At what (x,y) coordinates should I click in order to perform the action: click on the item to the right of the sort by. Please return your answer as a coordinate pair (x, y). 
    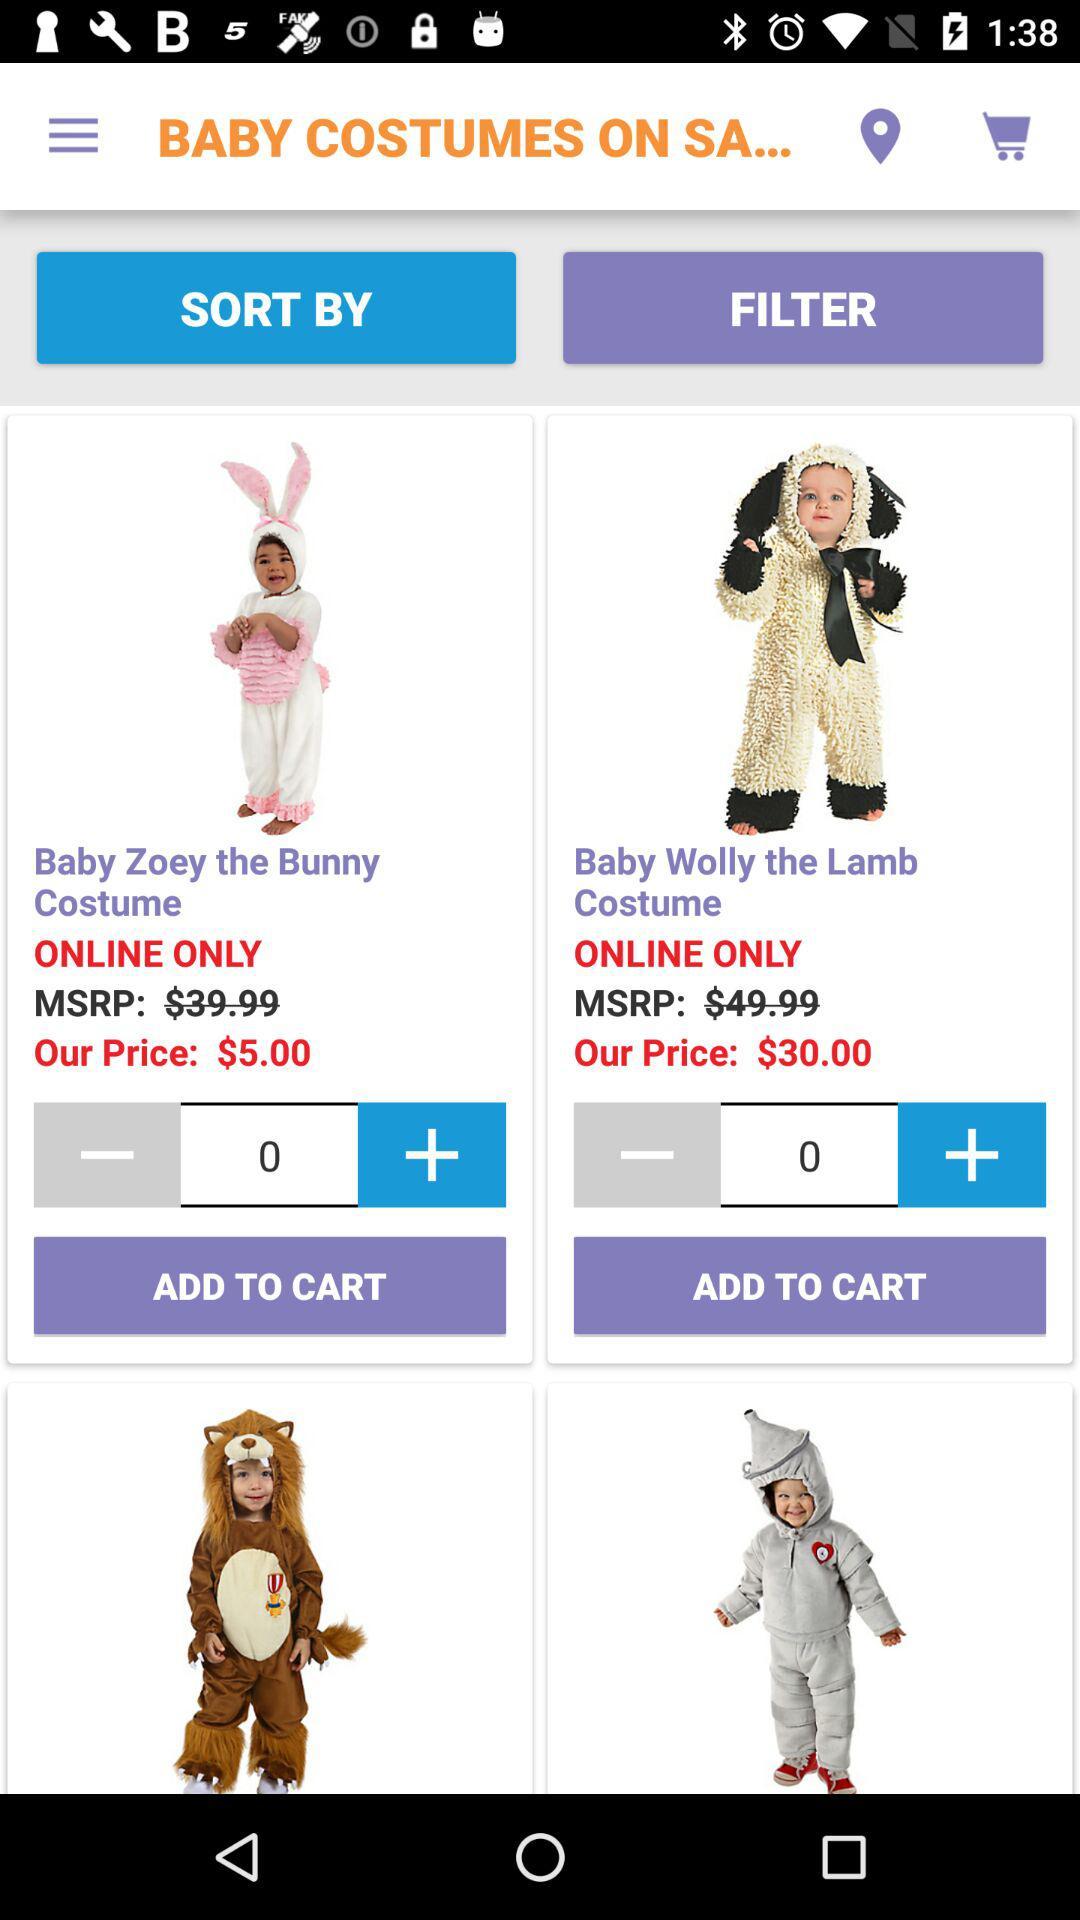
    Looking at the image, I should click on (802, 306).